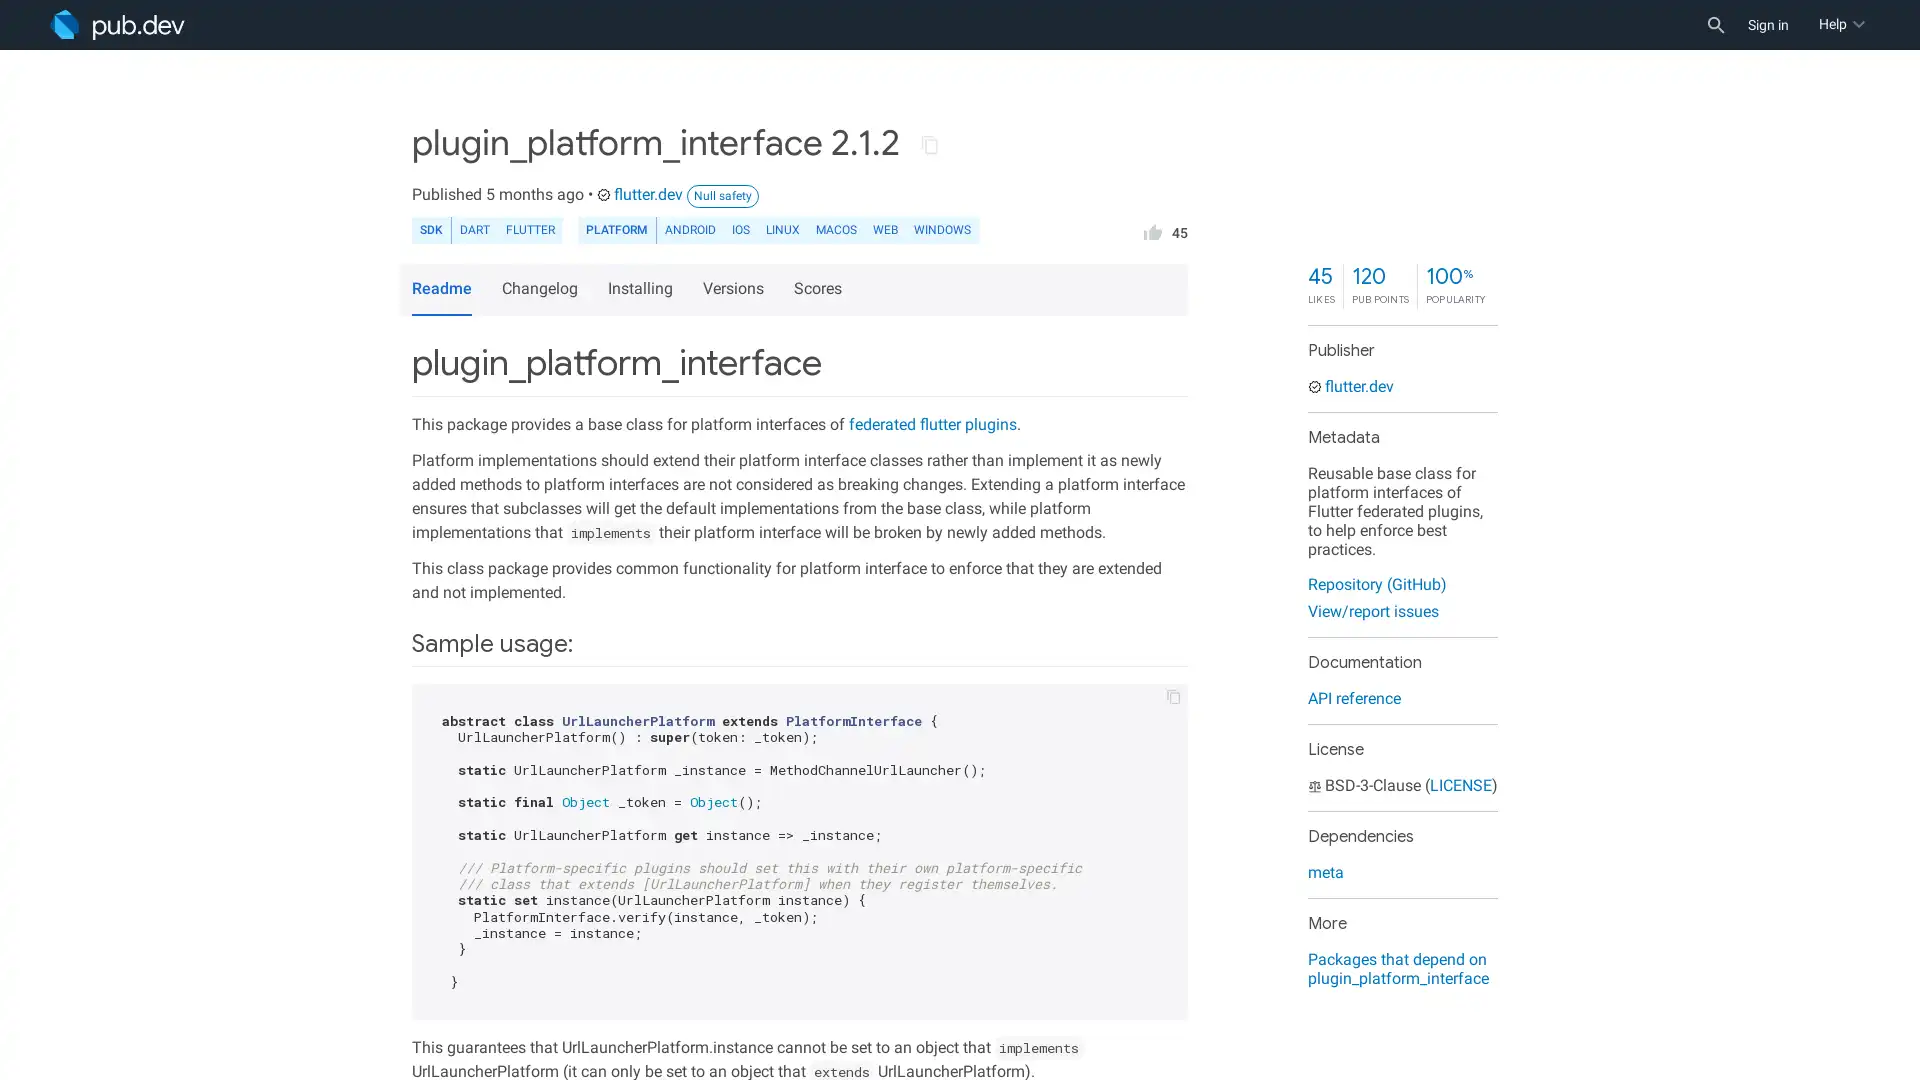 The image size is (1920, 1080). Describe the element at coordinates (1152, 229) in the screenshot. I see `Like this package` at that location.